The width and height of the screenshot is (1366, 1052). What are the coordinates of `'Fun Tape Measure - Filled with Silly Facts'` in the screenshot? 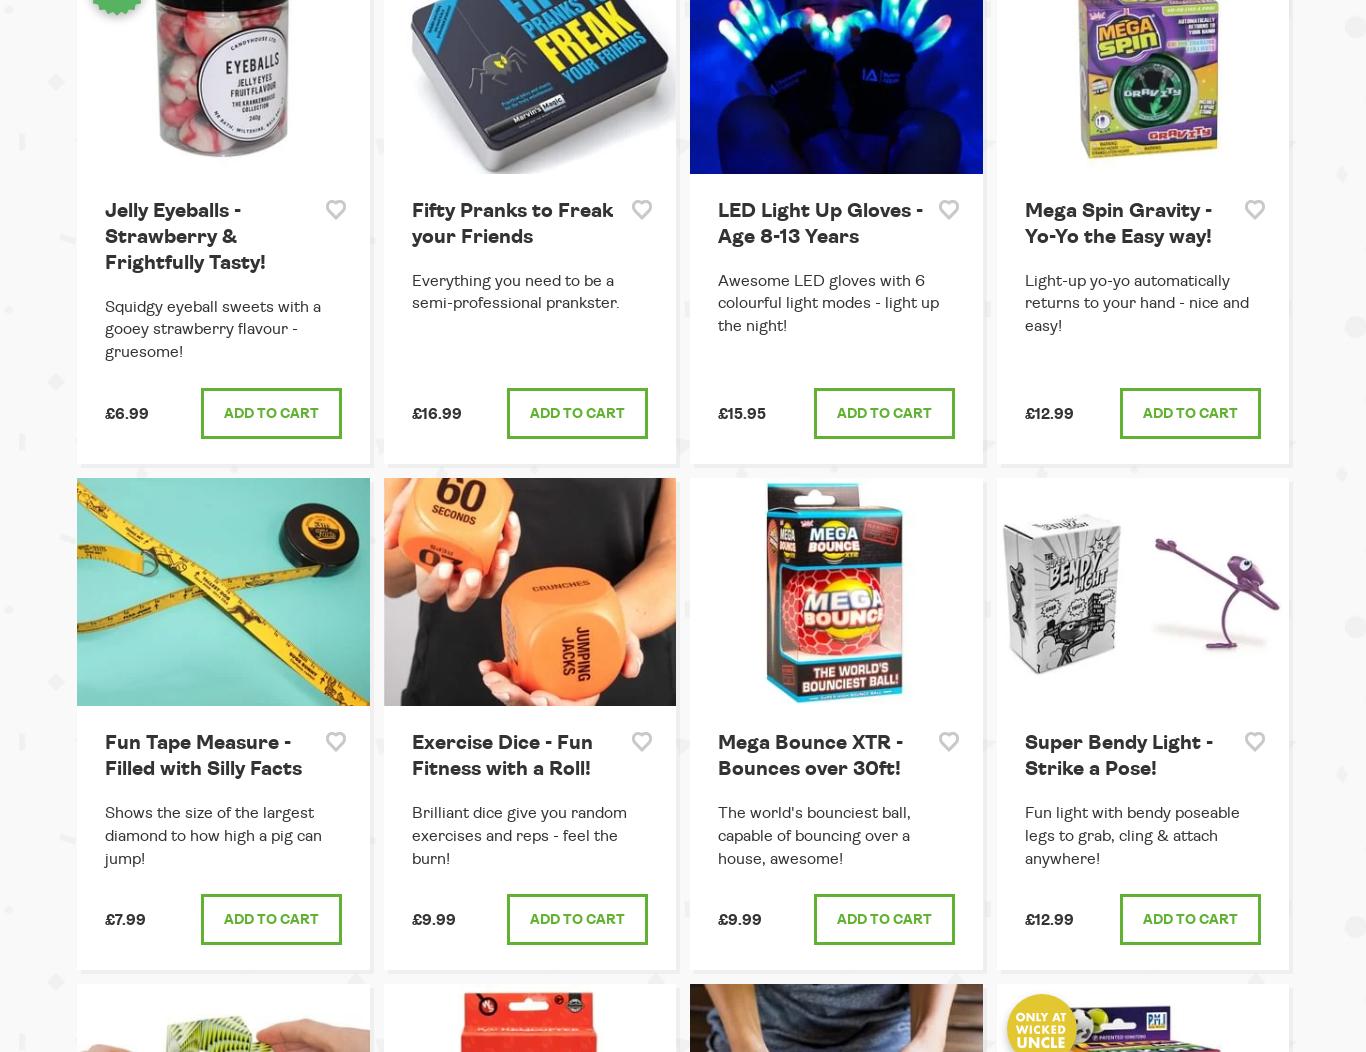 It's located at (105, 754).